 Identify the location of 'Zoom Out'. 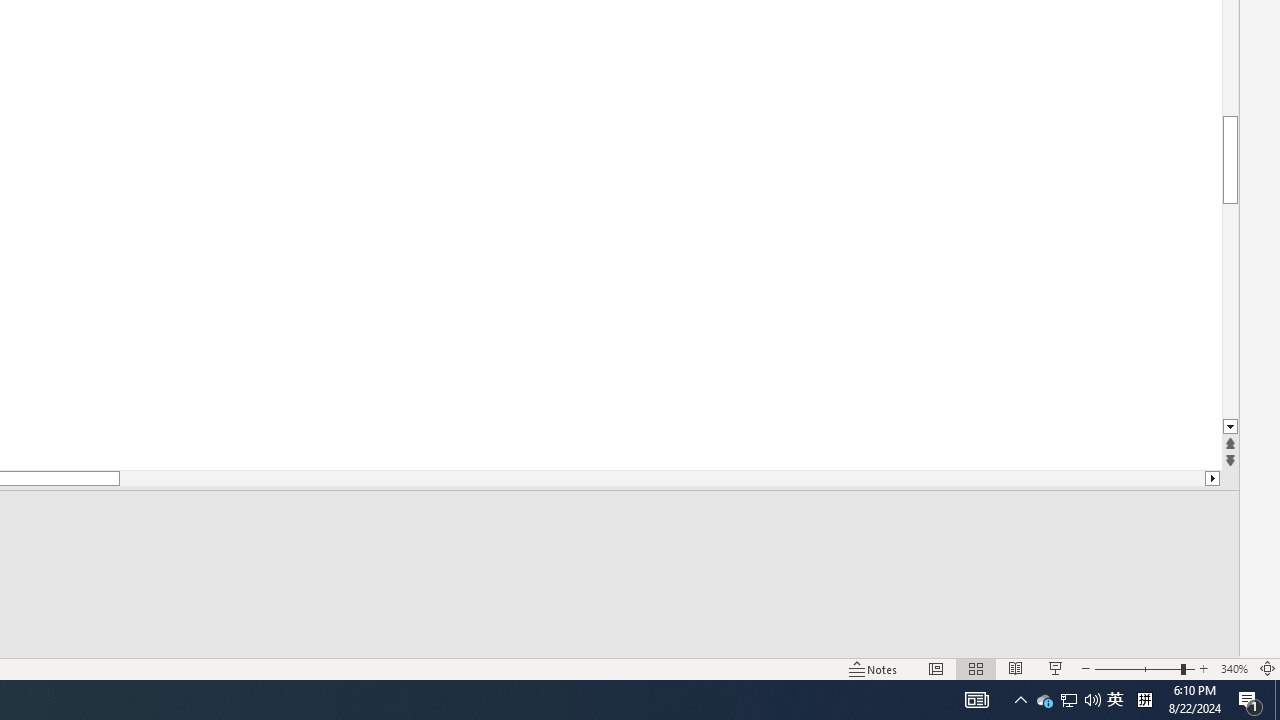
(1137, 669).